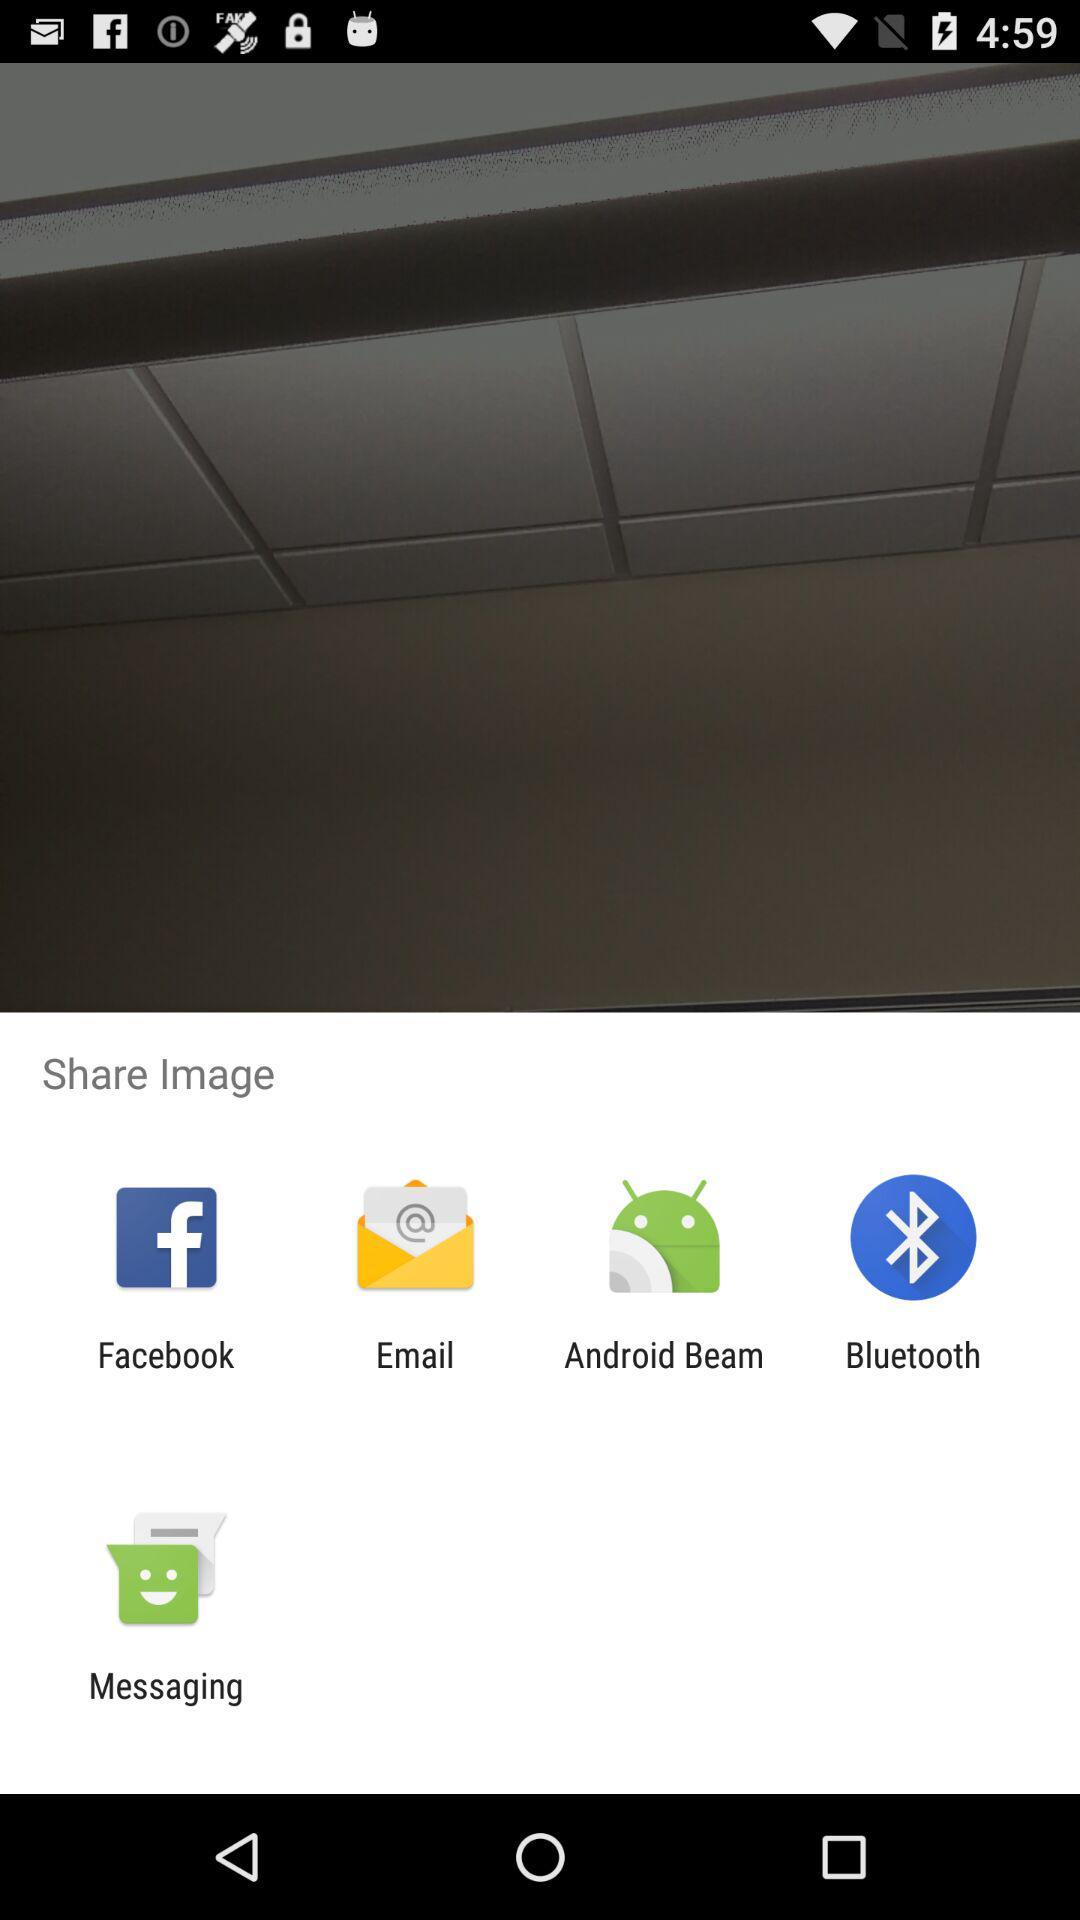 The width and height of the screenshot is (1080, 1920). What do you see at coordinates (664, 1374) in the screenshot?
I see `the item next to the bluetooth app` at bounding box center [664, 1374].